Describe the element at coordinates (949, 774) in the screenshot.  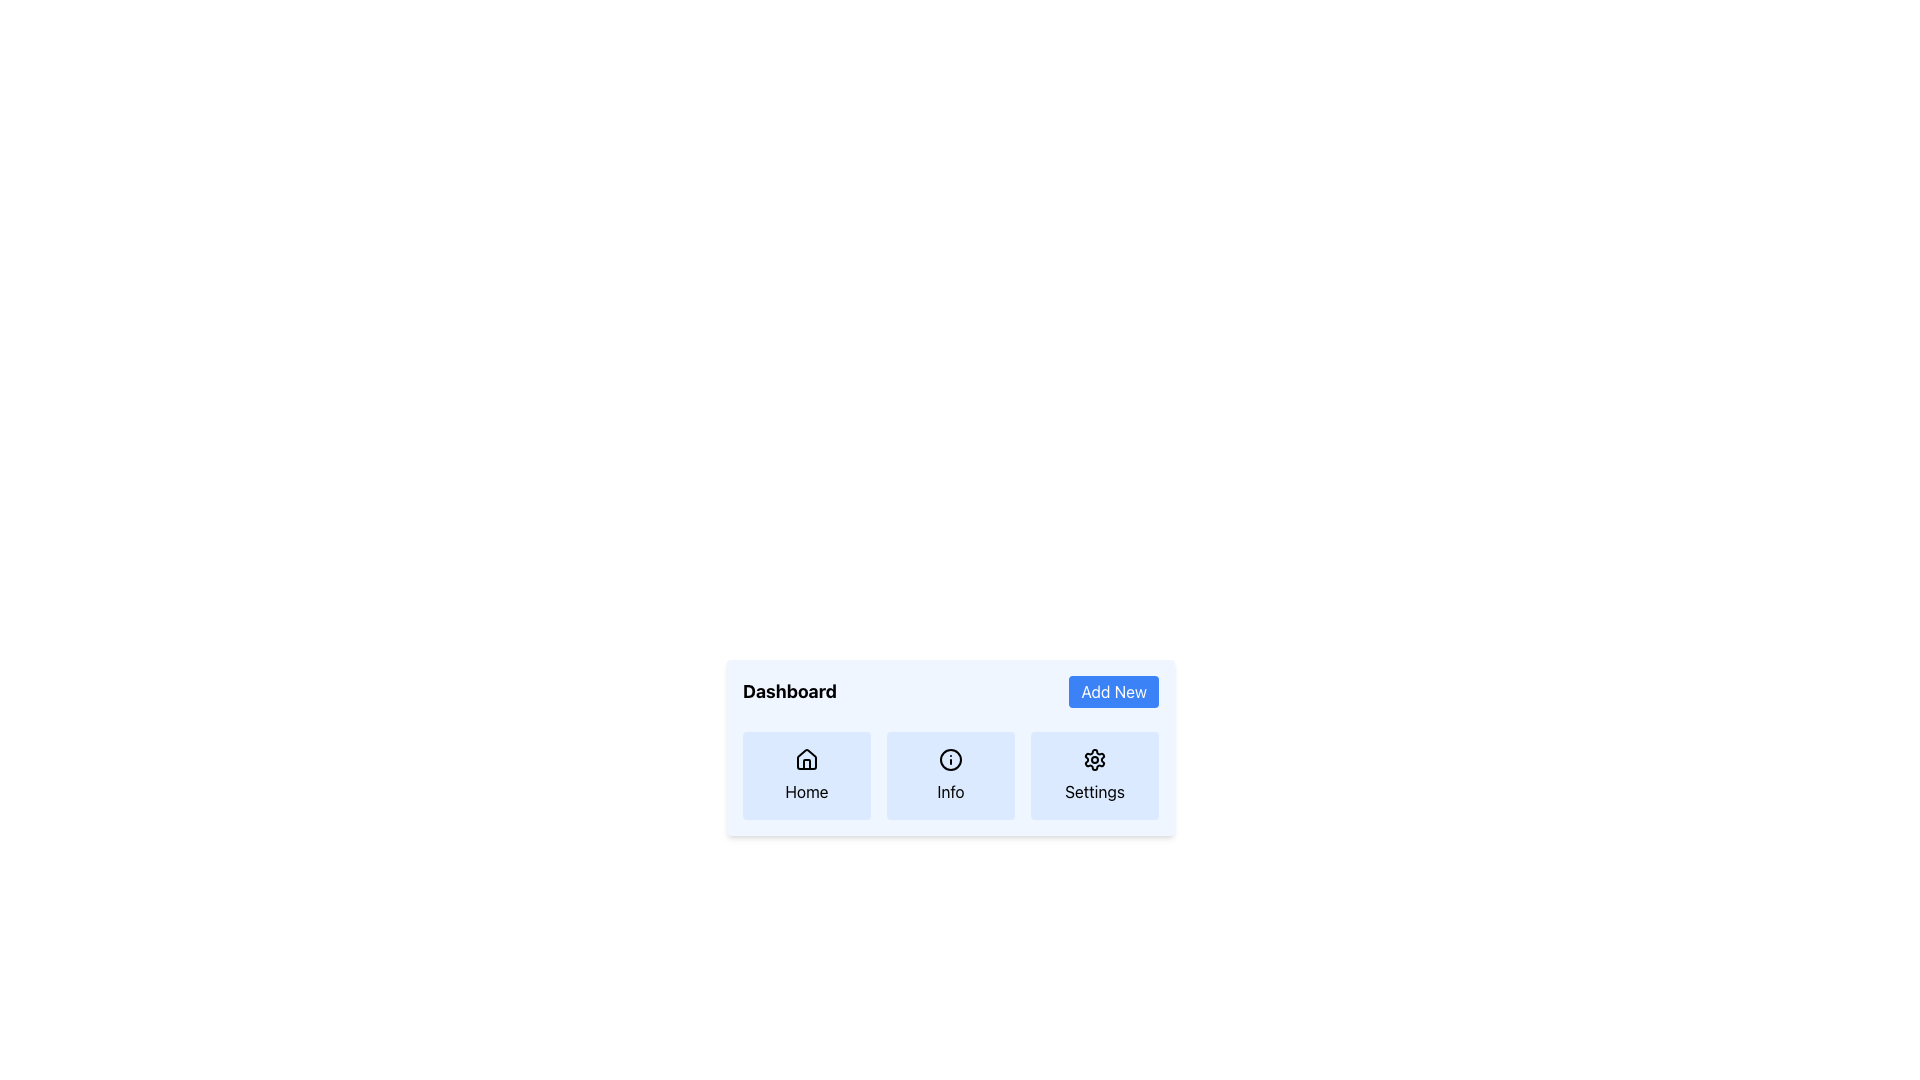
I see `the 'Info' button, which is a rounded rectangular button with a light blue background and a black circular icon featuring the letter 'i', to observe its hover effects` at that location.